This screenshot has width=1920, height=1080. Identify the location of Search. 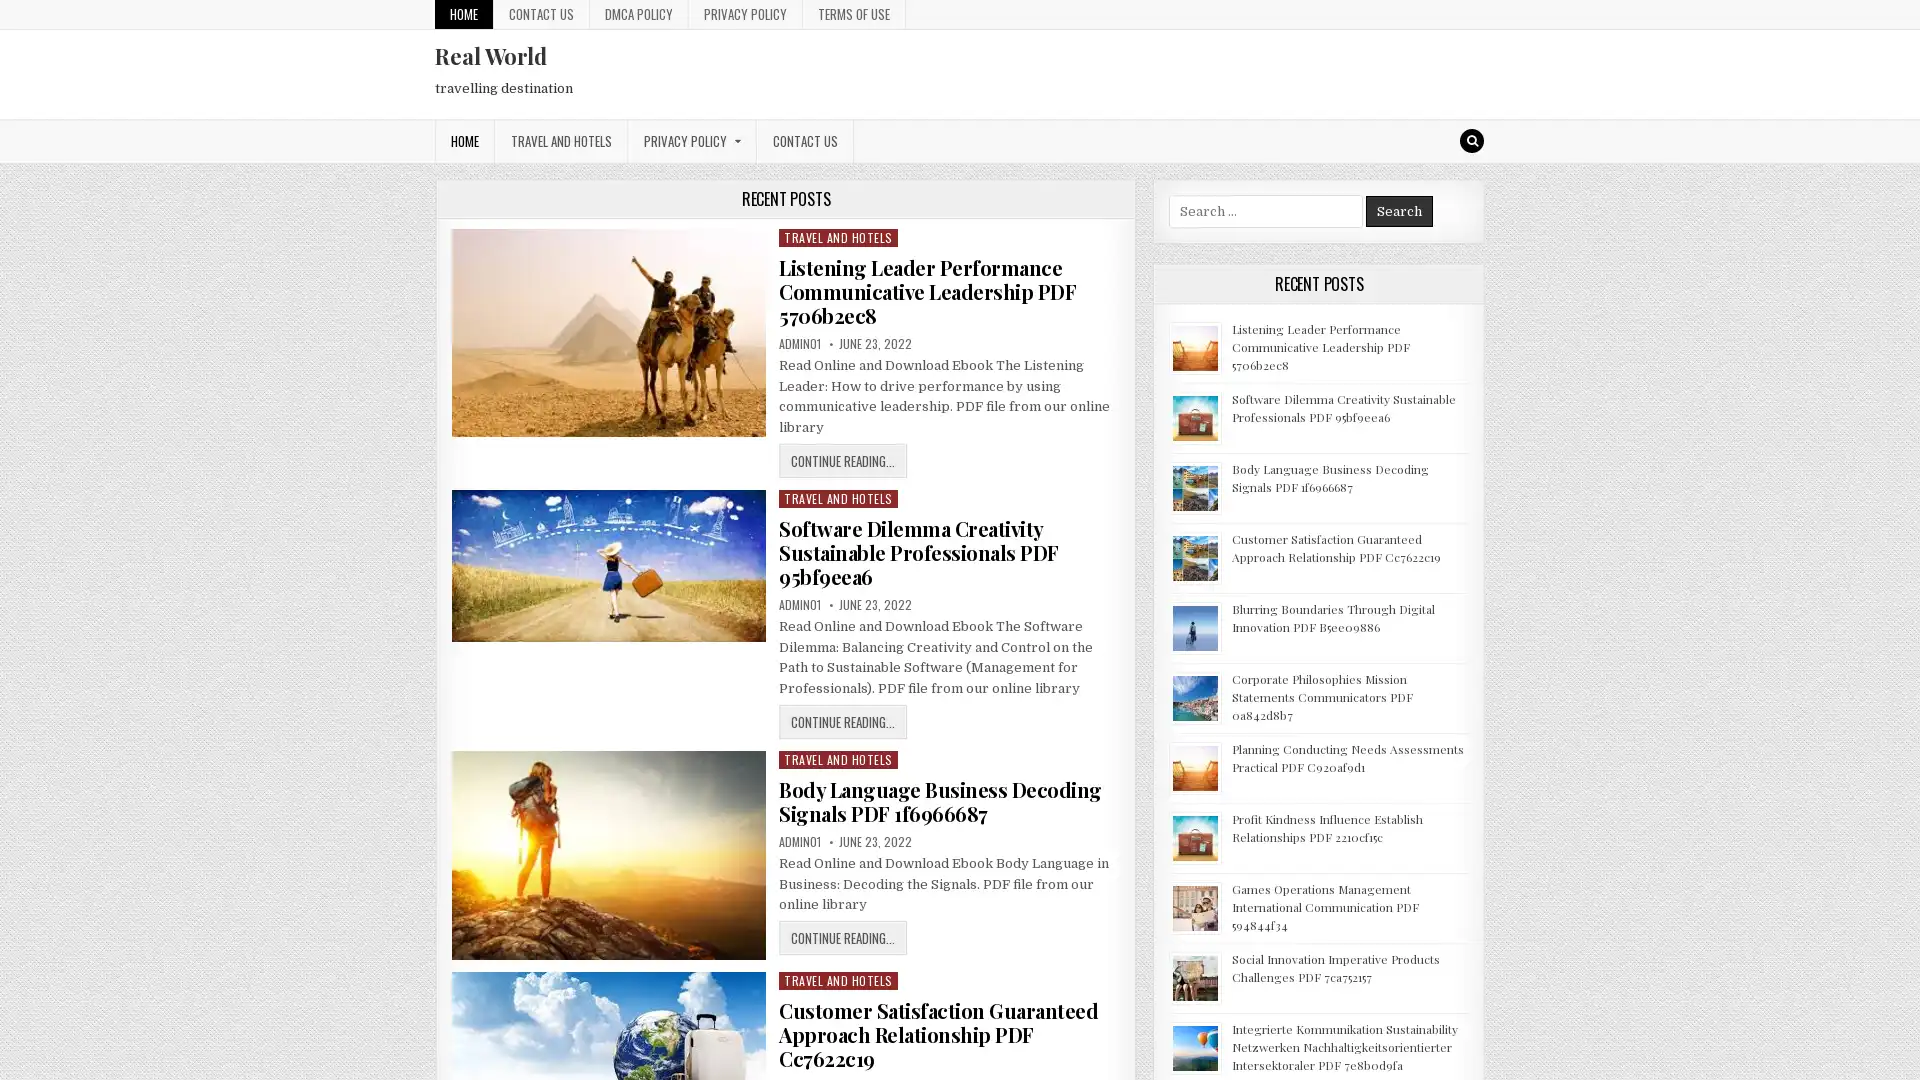
(1398, 211).